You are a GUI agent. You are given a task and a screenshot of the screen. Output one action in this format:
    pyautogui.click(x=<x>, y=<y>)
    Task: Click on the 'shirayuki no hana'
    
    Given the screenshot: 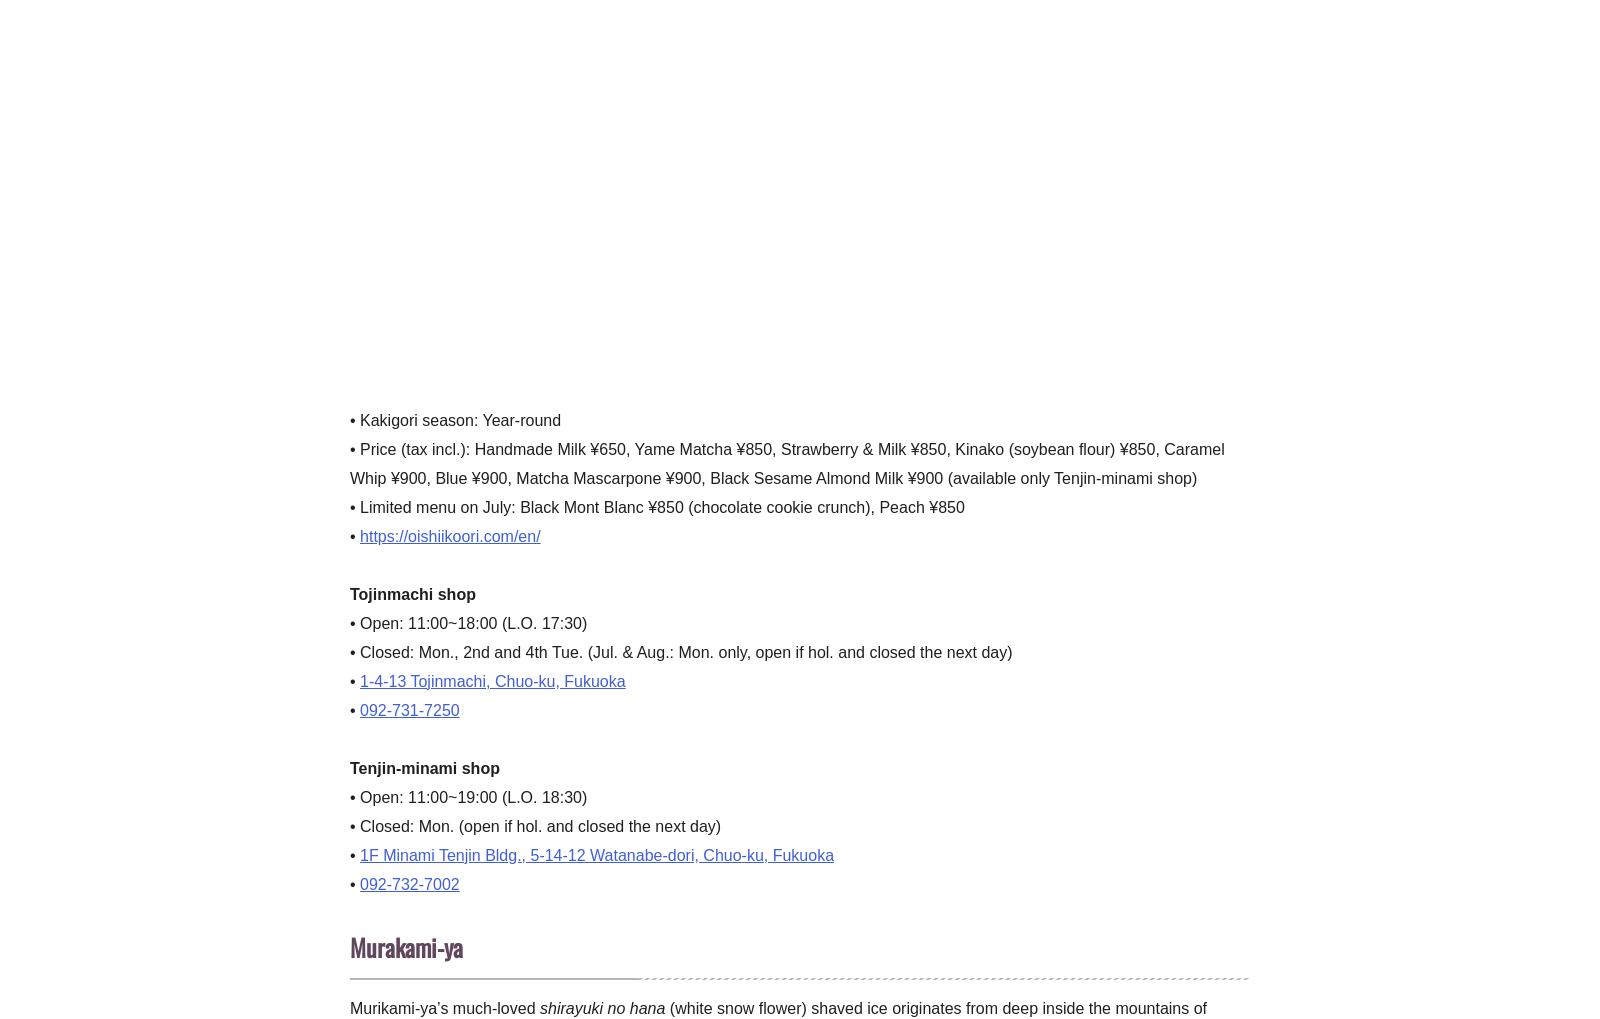 What is the action you would take?
    pyautogui.click(x=601, y=1008)
    